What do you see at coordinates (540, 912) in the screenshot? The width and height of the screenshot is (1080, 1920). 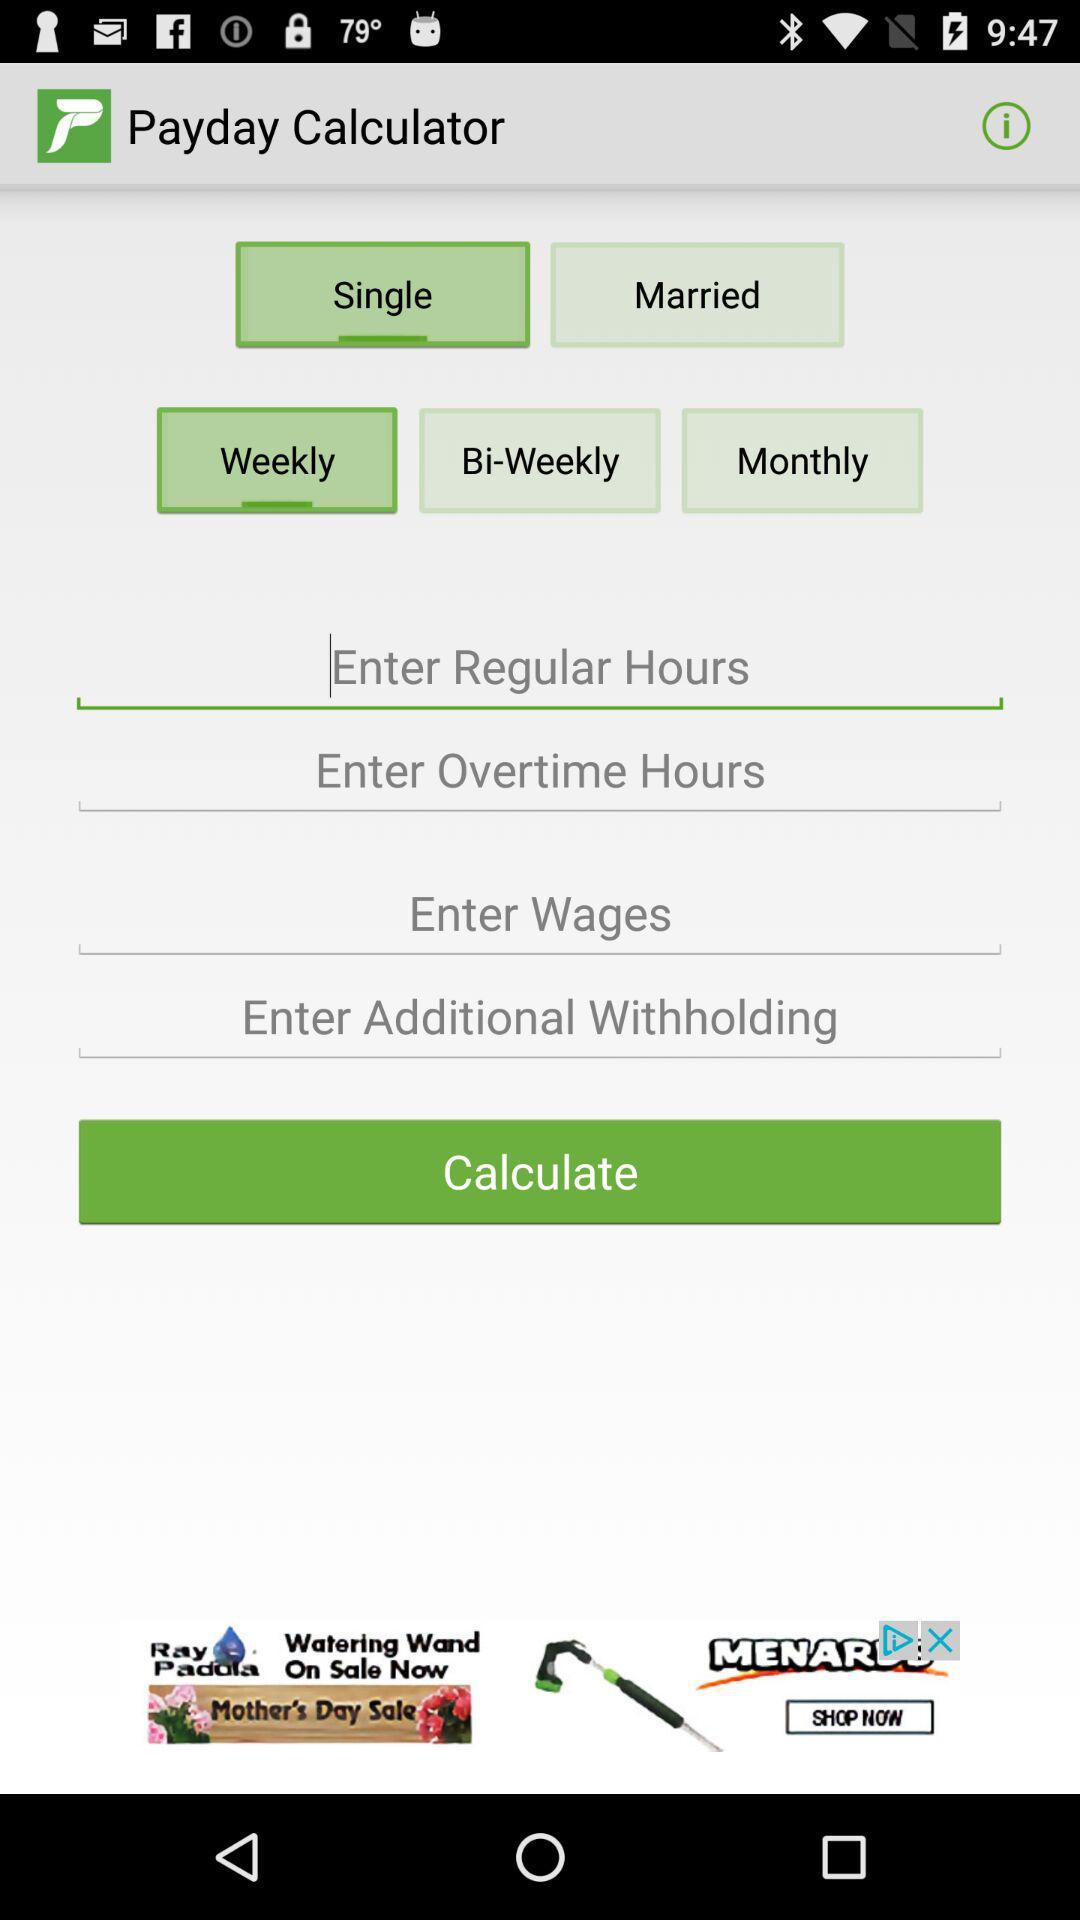 I see `wages option bar` at bounding box center [540, 912].